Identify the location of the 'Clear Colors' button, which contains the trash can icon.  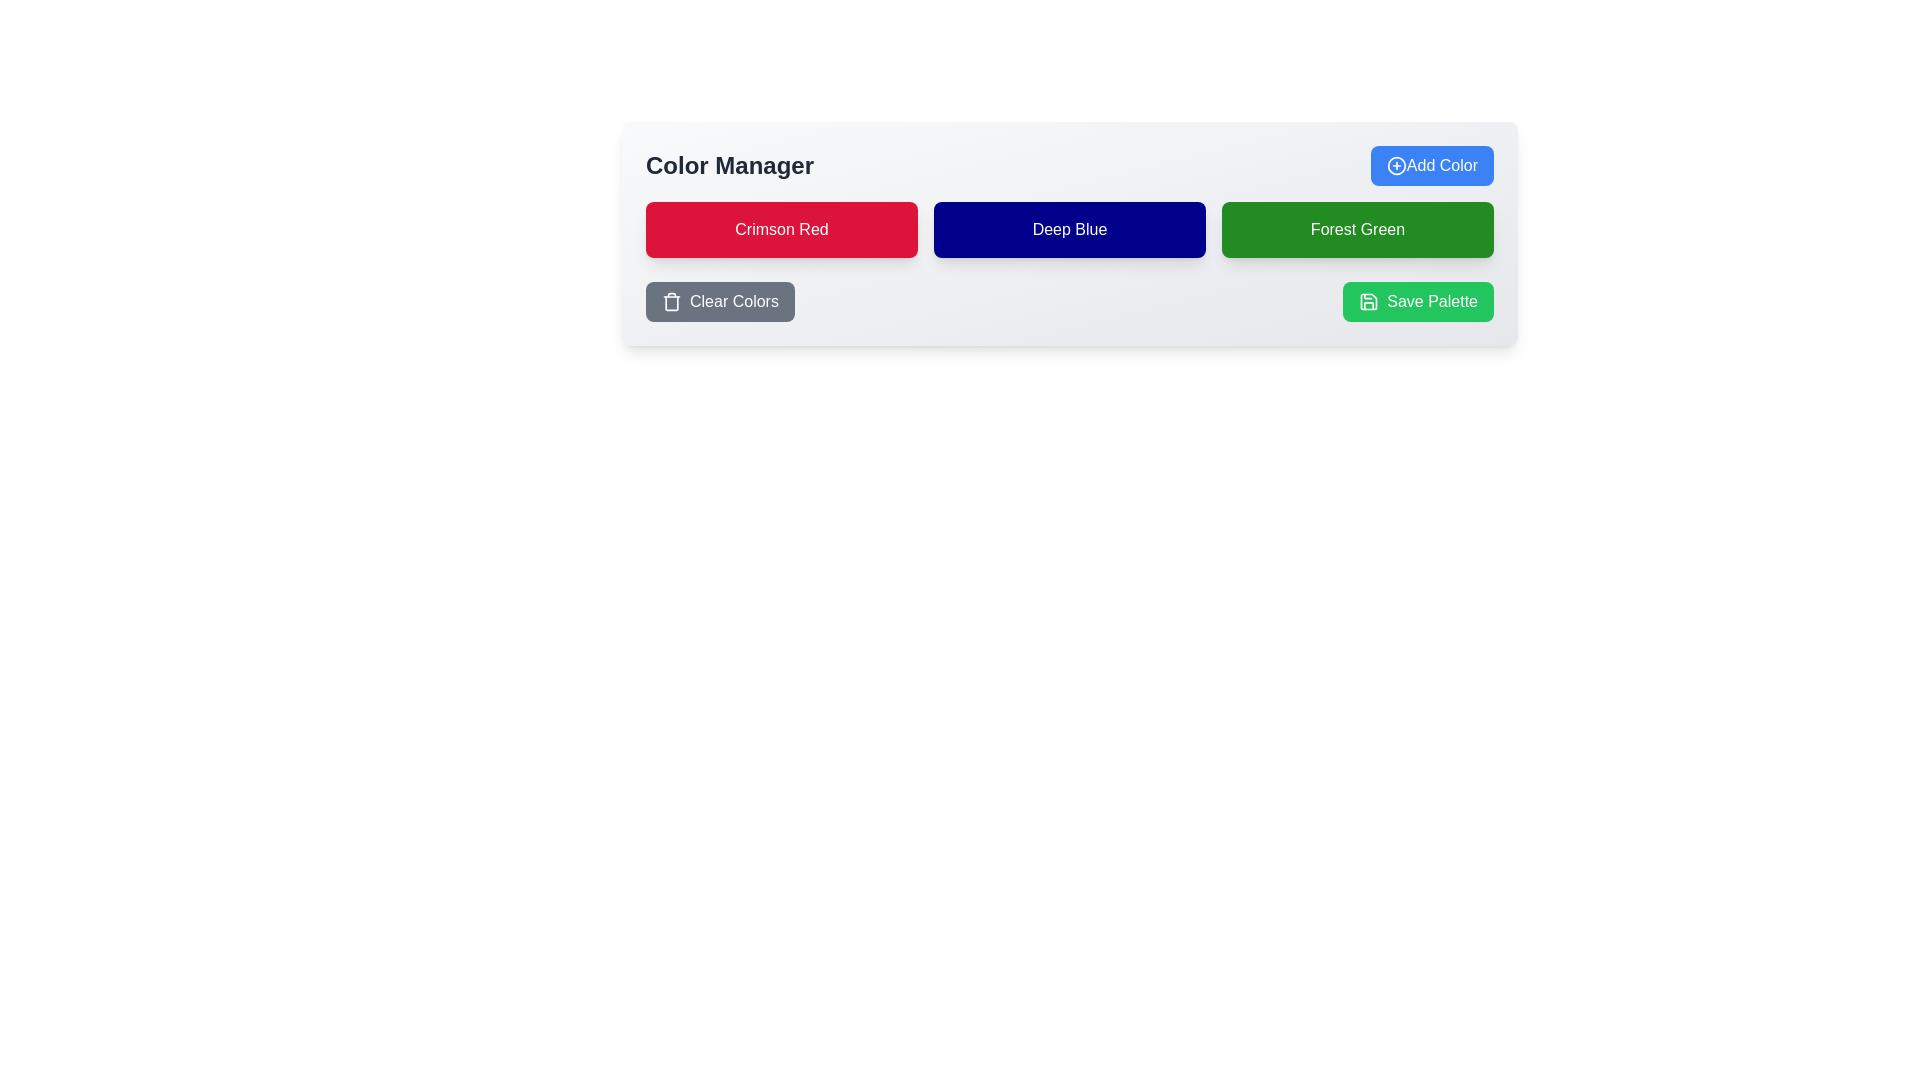
(672, 303).